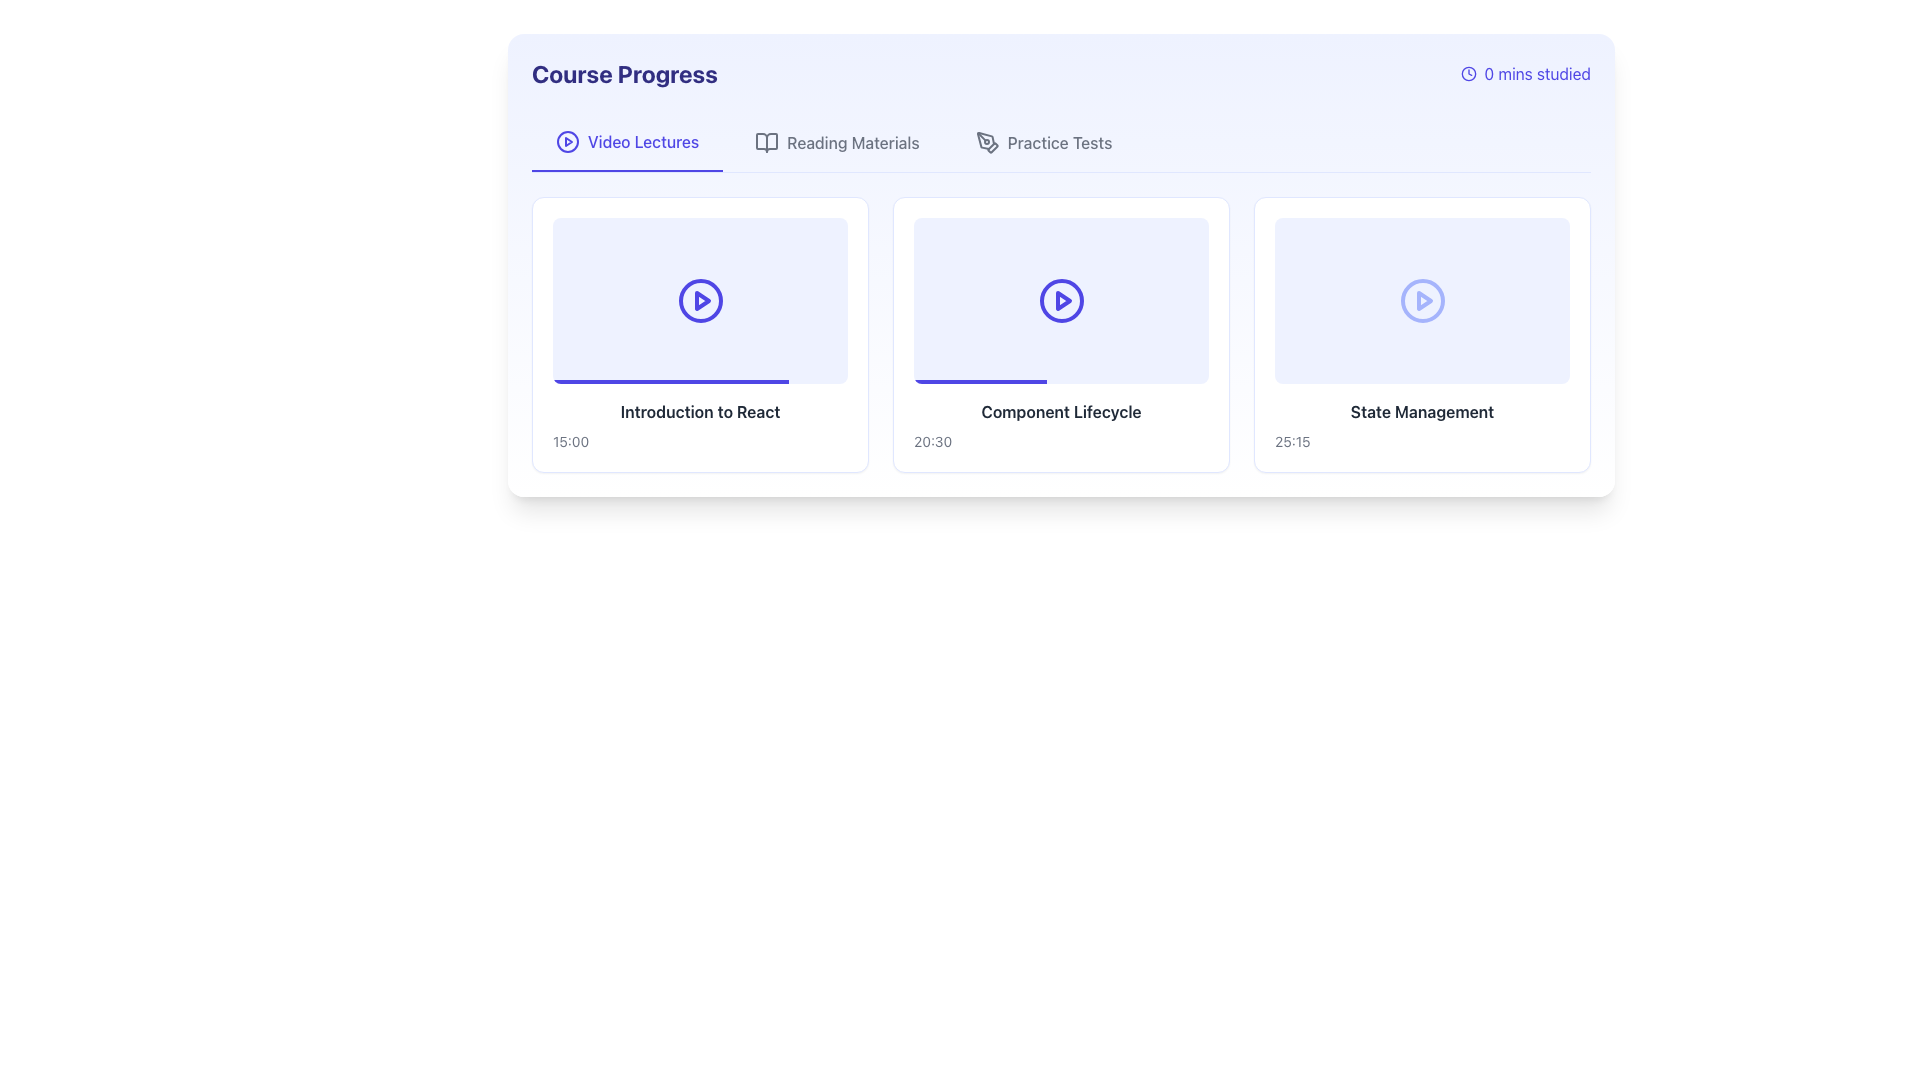 This screenshot has width=1920, height=1080. Describe the element at coordinates (566, 141) in the screenshot. I see `the central circular part of the play button icon, which is represented by an SVG circle element` at that location.